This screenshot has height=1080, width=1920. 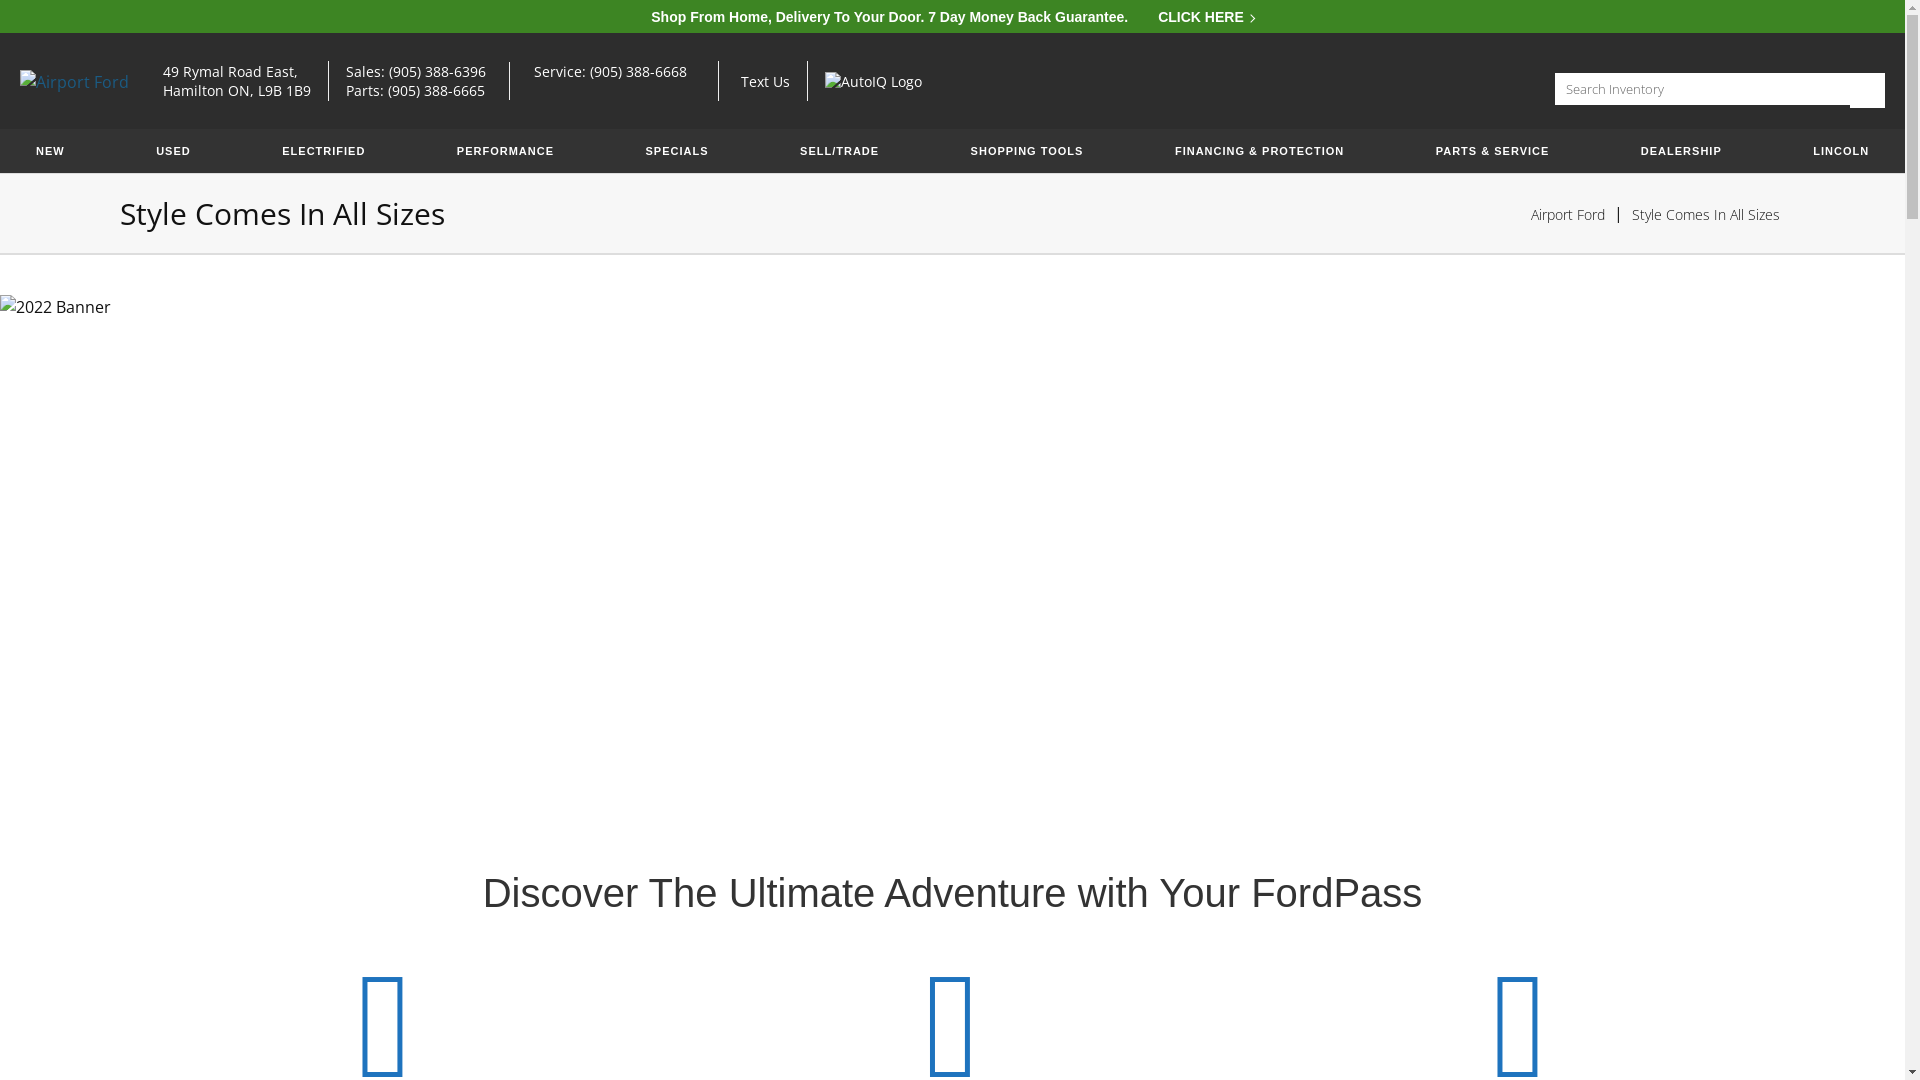 I want to click on 'PERFORMANCE', so click(x=505, y=150).